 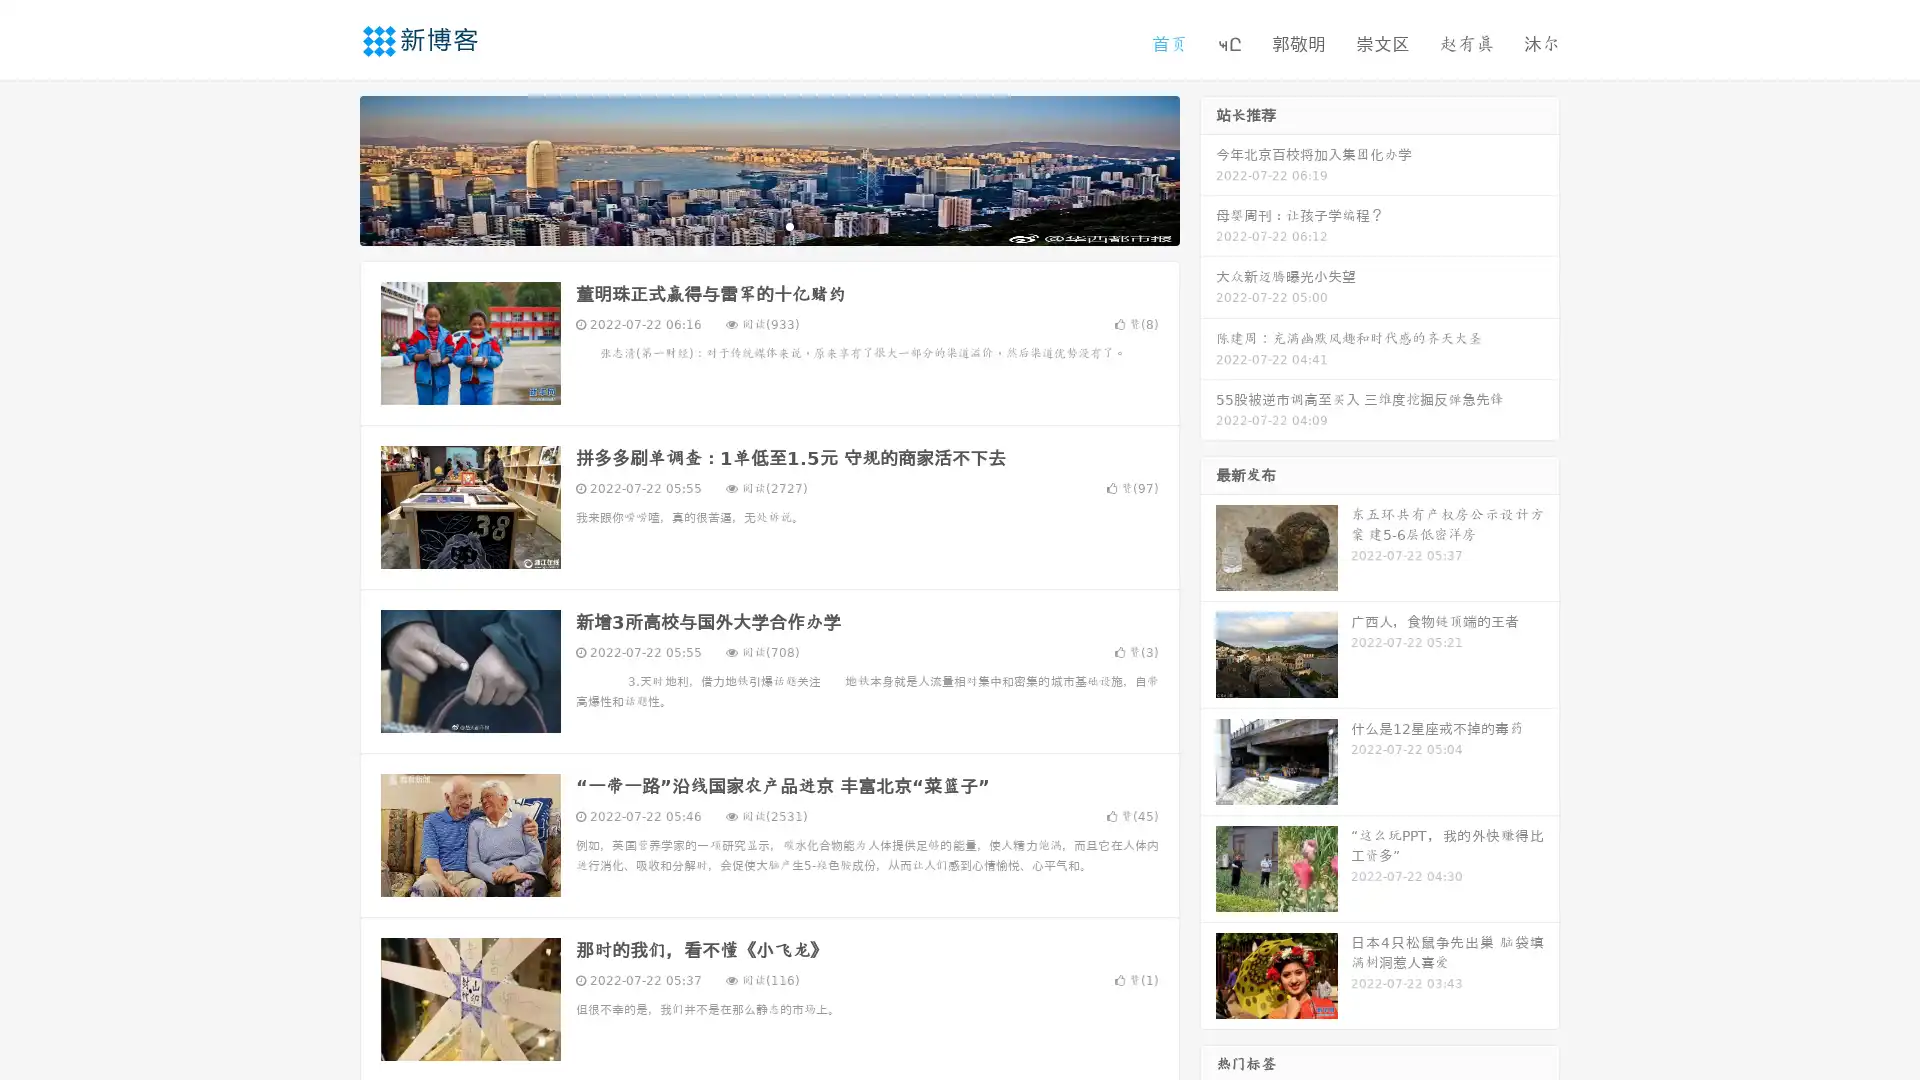 What do you see at coordinates (768, 225) in the screenshot?
I see `Go to slide 2` at bounding box center [768, 225].